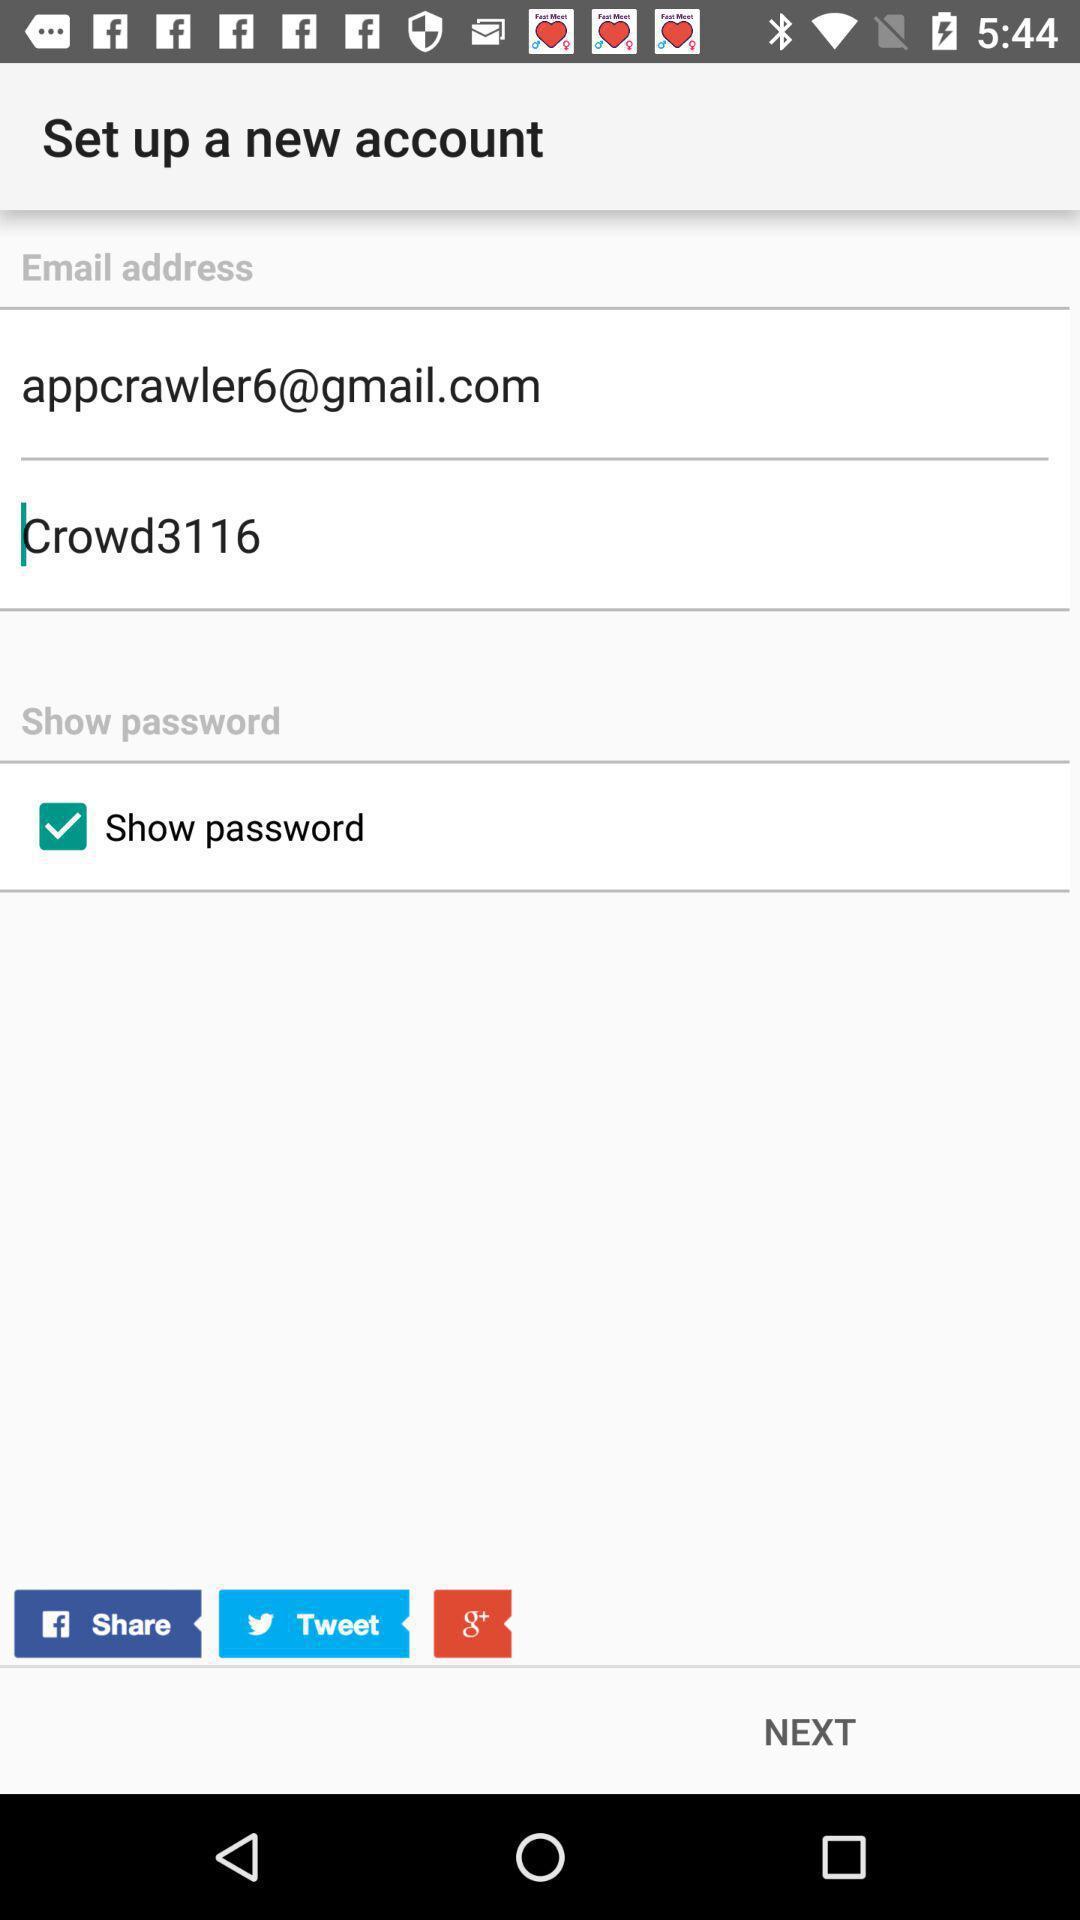 Image resolution: width=1080 pixels, height=1920 pixels. Describe the element at coordinates (533, 383) in the screenshot. I see `appcrawler6@gmail.com icon` at that location.